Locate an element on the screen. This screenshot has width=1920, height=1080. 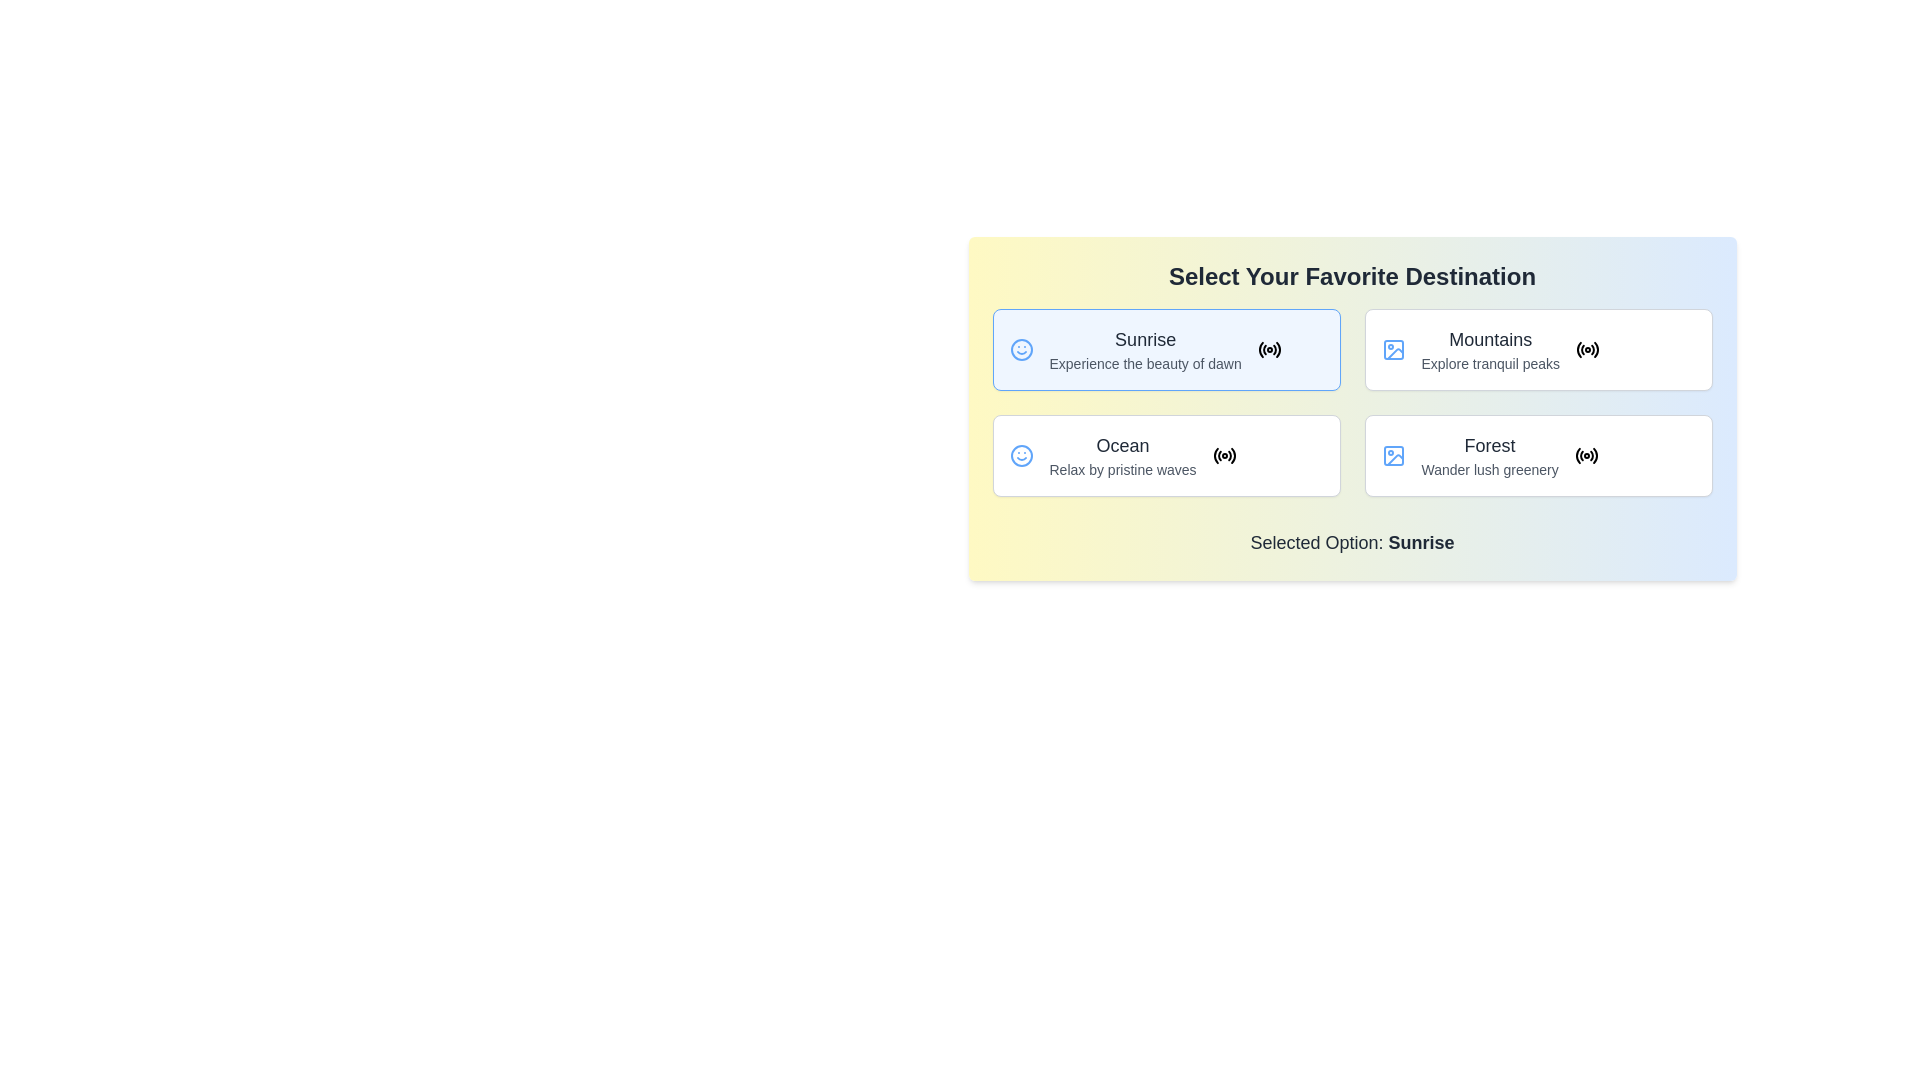
the descriptive text element titled 'Sunrise' with the subtitle 'Experience the beauty of dawn', which is located in the upper-left quadrant under 'Select Your Favorite Destination' is located at coordinates (1145, 349).